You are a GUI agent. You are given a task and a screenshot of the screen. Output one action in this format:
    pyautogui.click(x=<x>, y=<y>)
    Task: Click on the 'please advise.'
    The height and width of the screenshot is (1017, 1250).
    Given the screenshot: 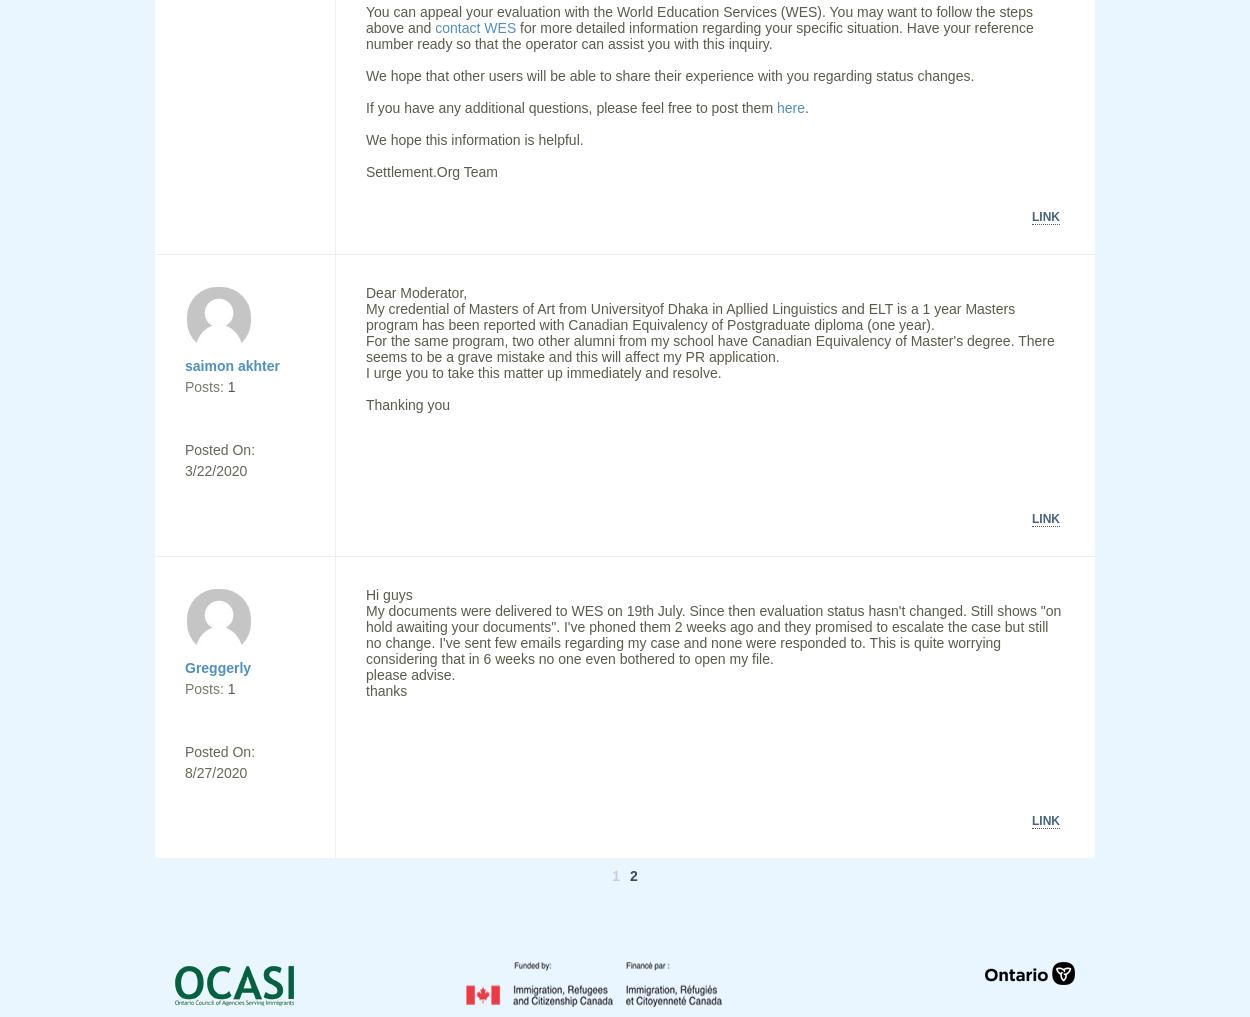 What is the action you would take?
    pyautogui.click(x=365, y=674)
    